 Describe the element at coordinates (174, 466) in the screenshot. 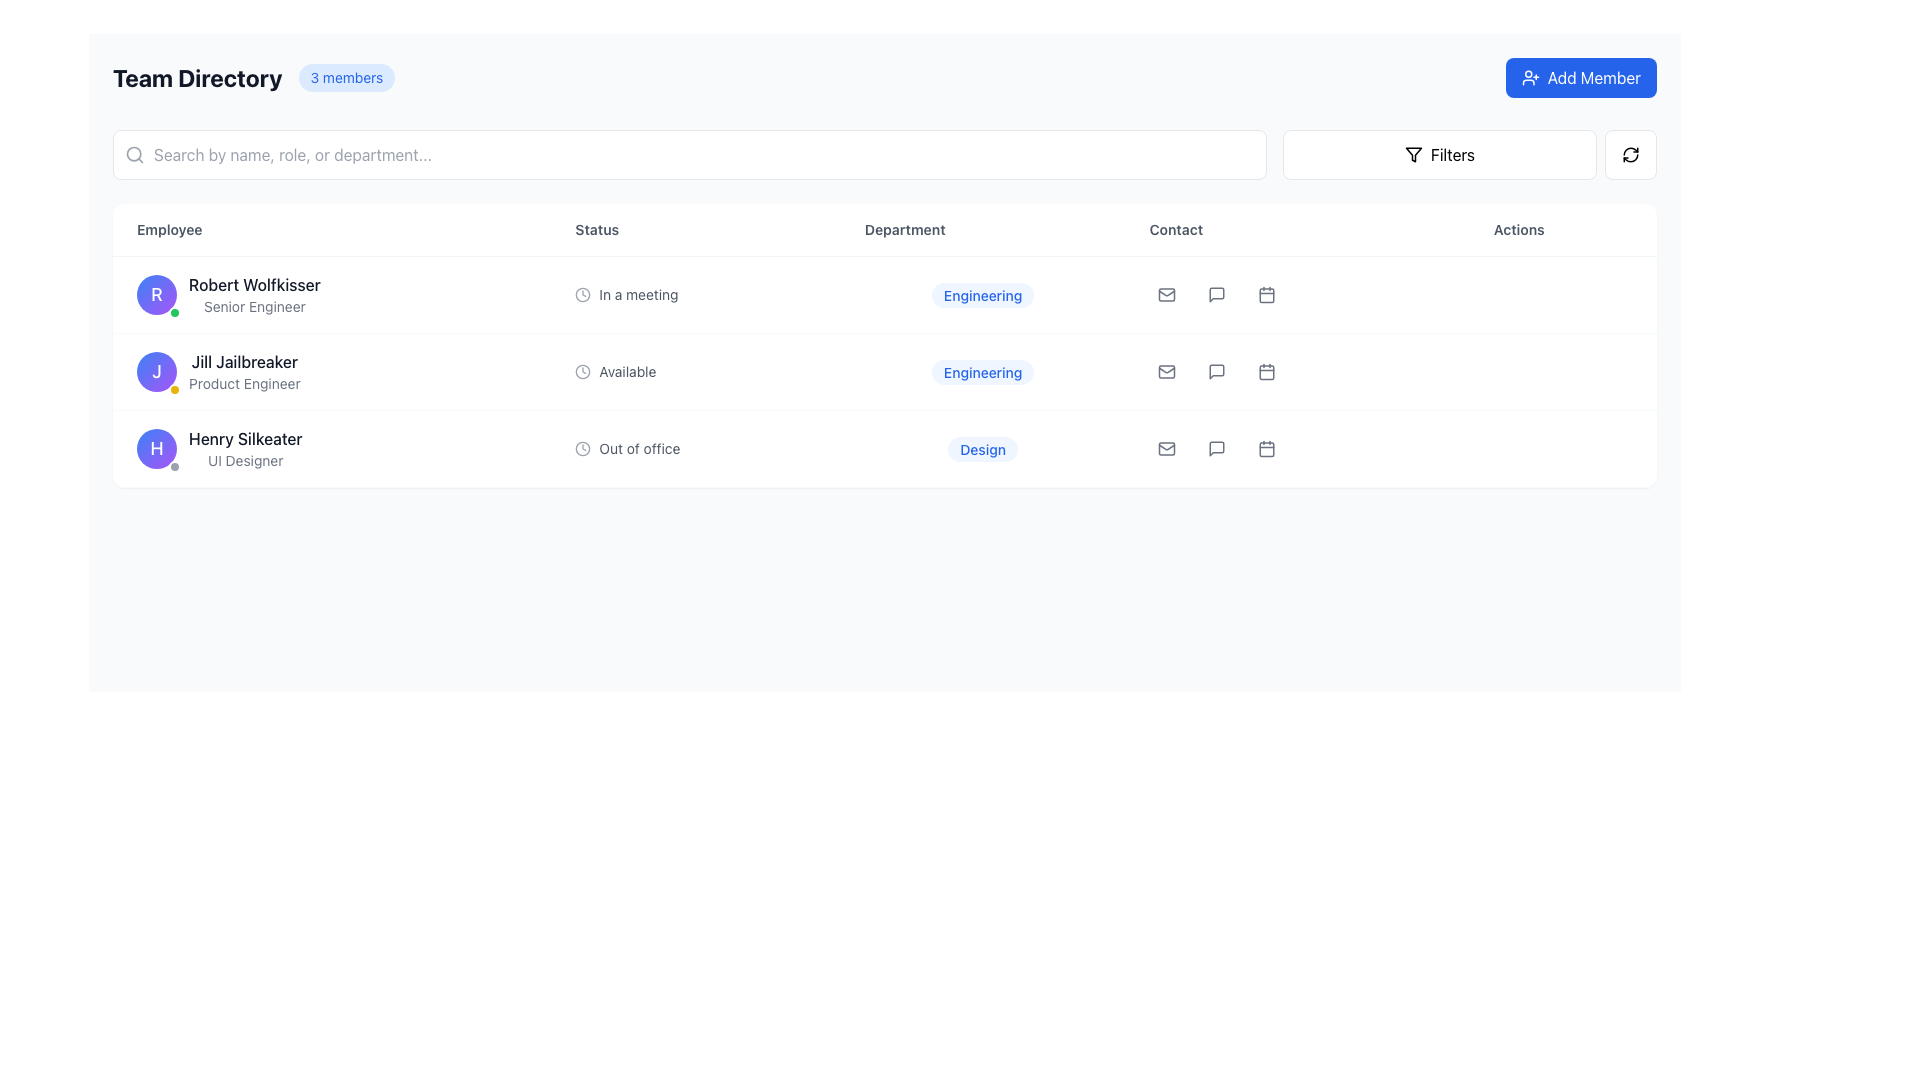

I see `status indicator badge associated with the profile of 'Henry Silkeater' located at the bottom-right corner of the circular profile badge marked with 'H'` at that location.